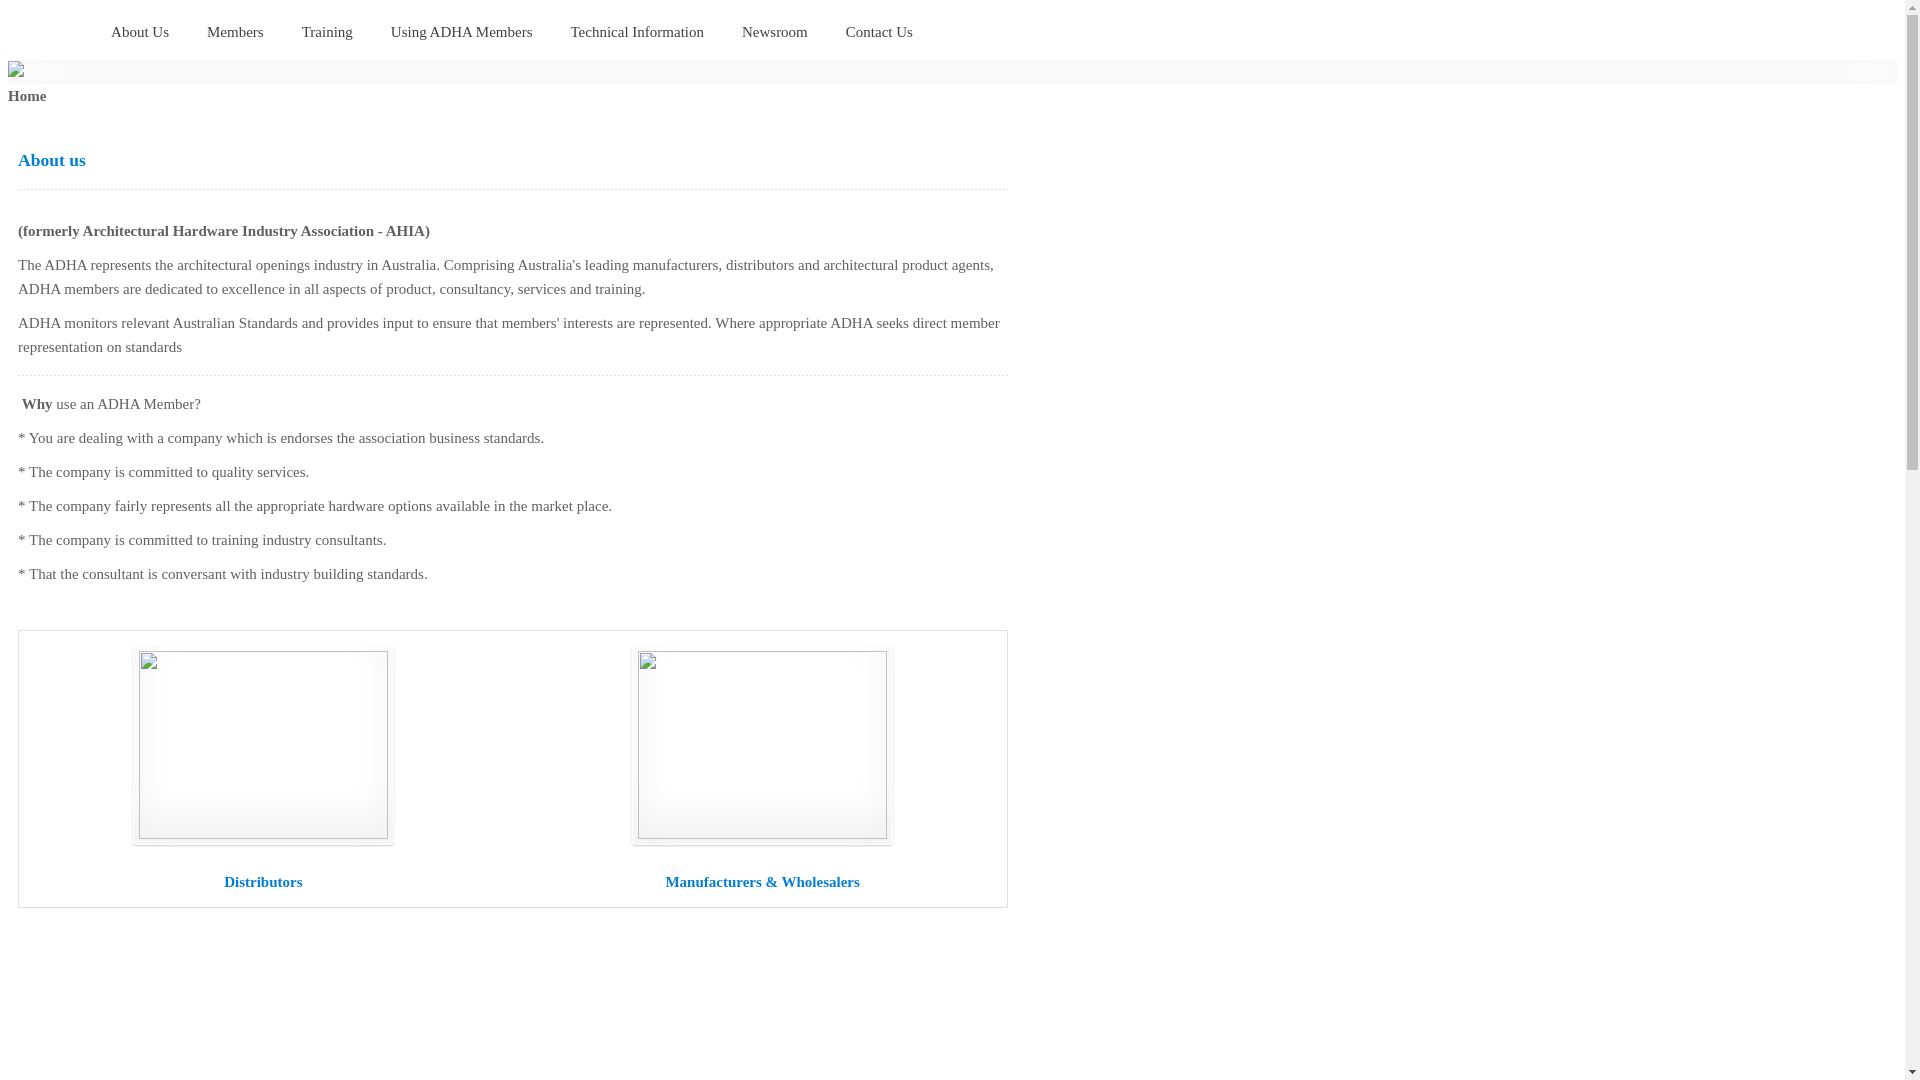 This screenshot has width=1920, height=1080. I want to click on 'Training', so click(328, 33).